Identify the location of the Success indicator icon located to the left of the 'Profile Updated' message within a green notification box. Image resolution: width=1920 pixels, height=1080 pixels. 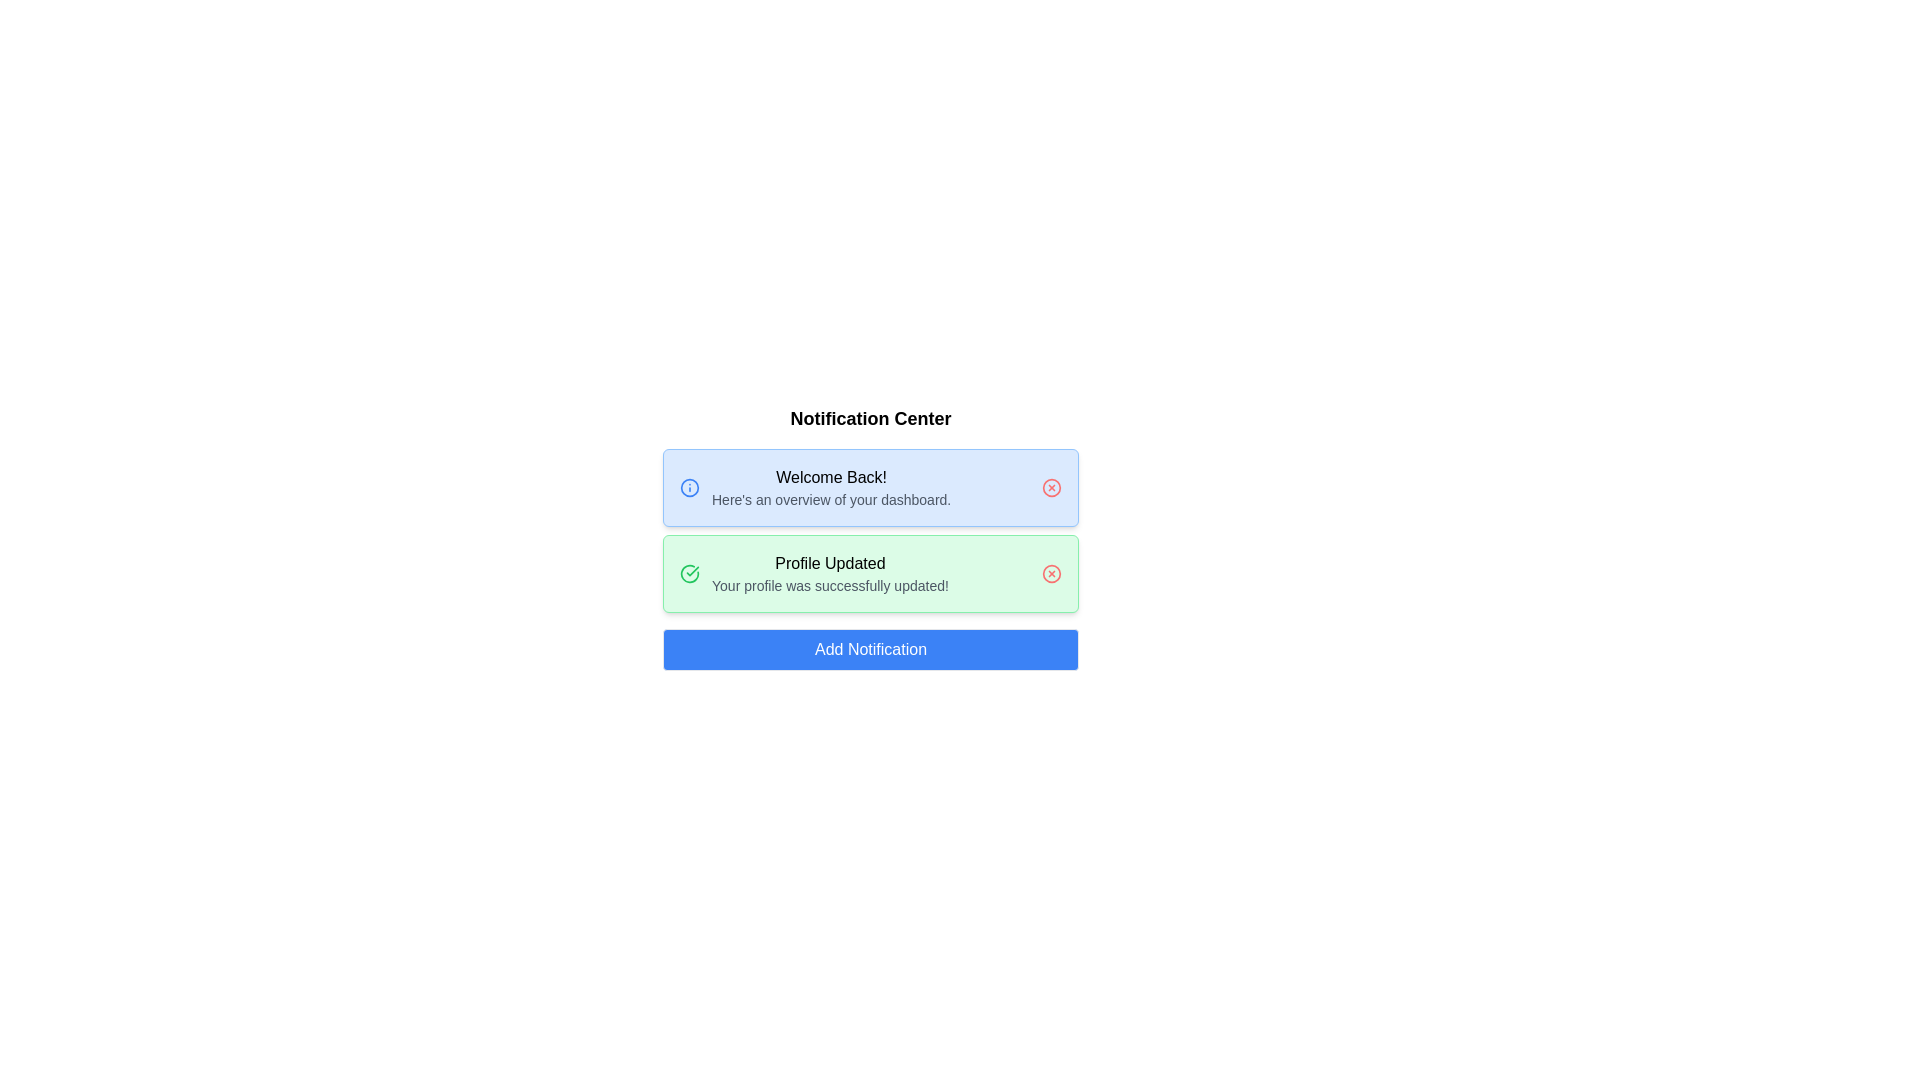
(690, 574).